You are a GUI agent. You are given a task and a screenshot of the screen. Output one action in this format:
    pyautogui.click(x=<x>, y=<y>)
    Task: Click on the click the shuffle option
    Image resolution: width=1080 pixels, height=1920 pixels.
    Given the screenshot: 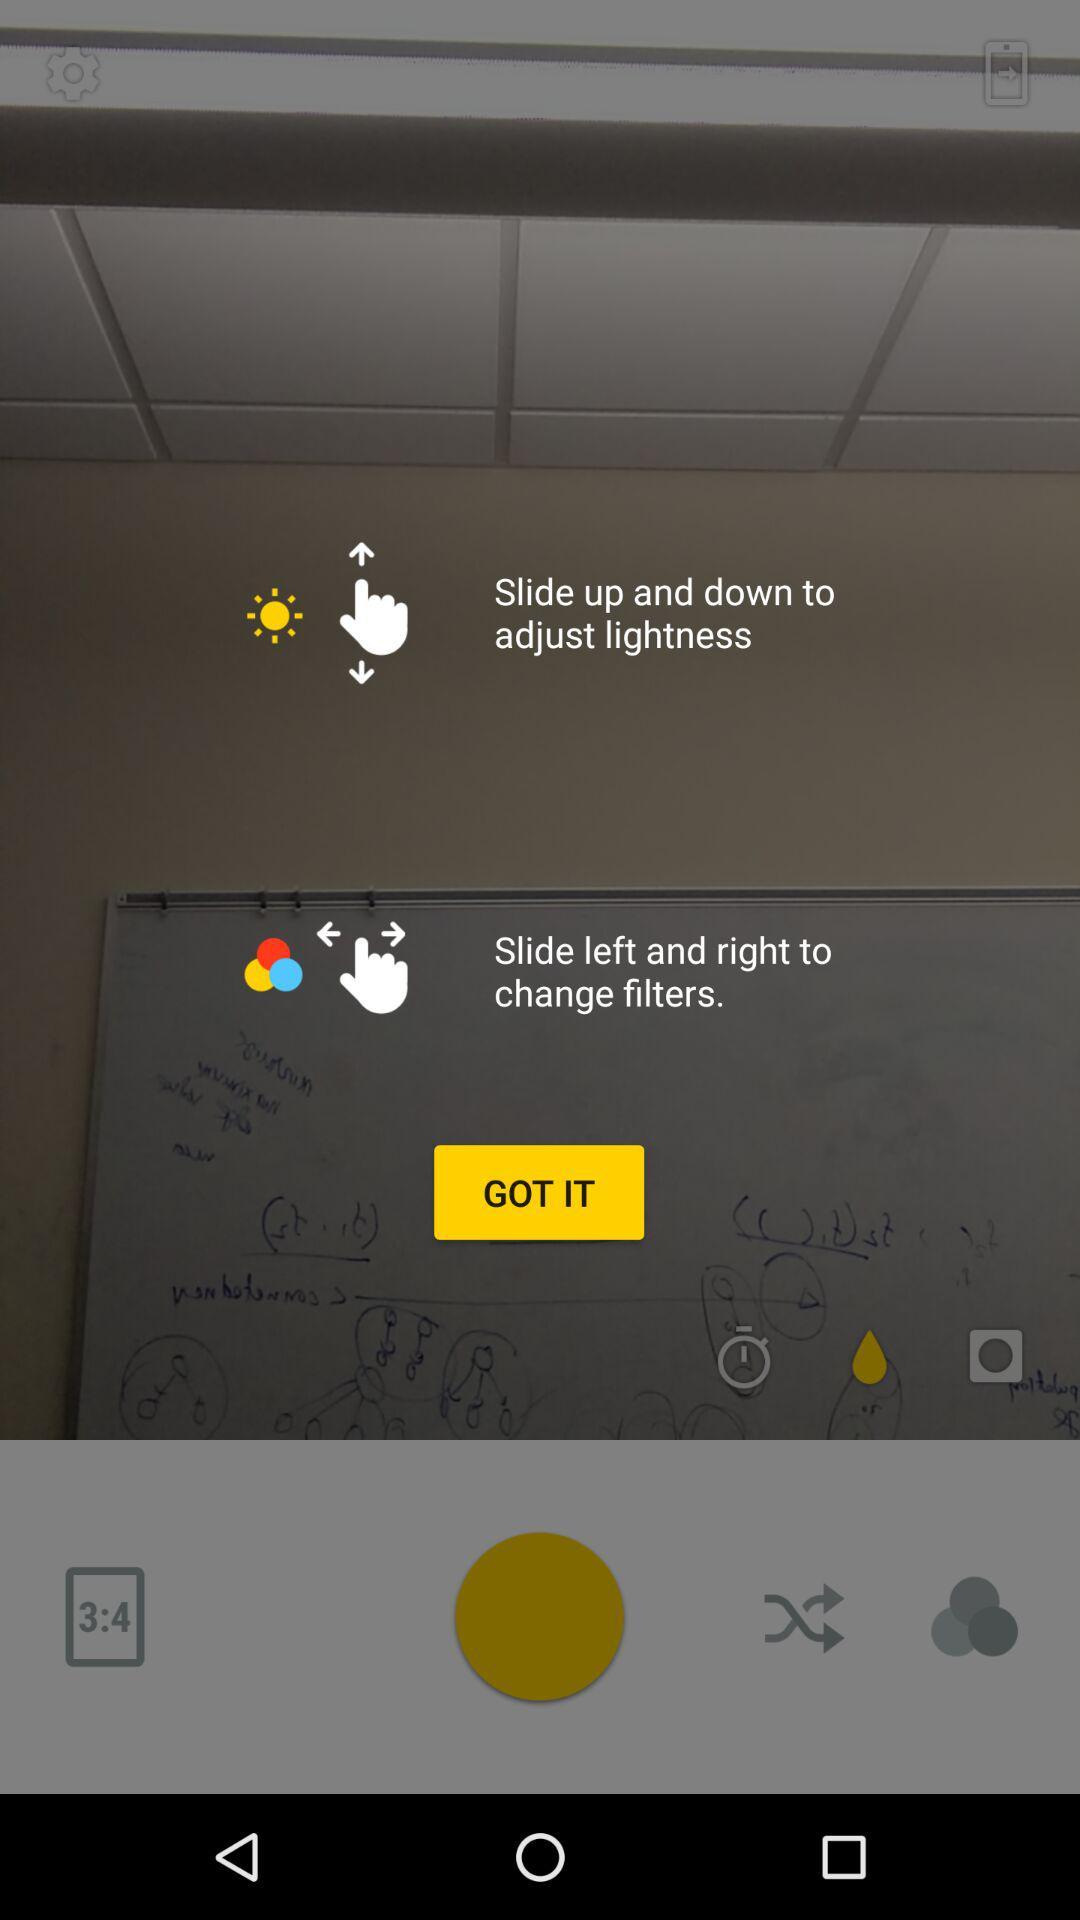 What is the action you would take?
    pyautogui.click(x=805, y=1617)
    